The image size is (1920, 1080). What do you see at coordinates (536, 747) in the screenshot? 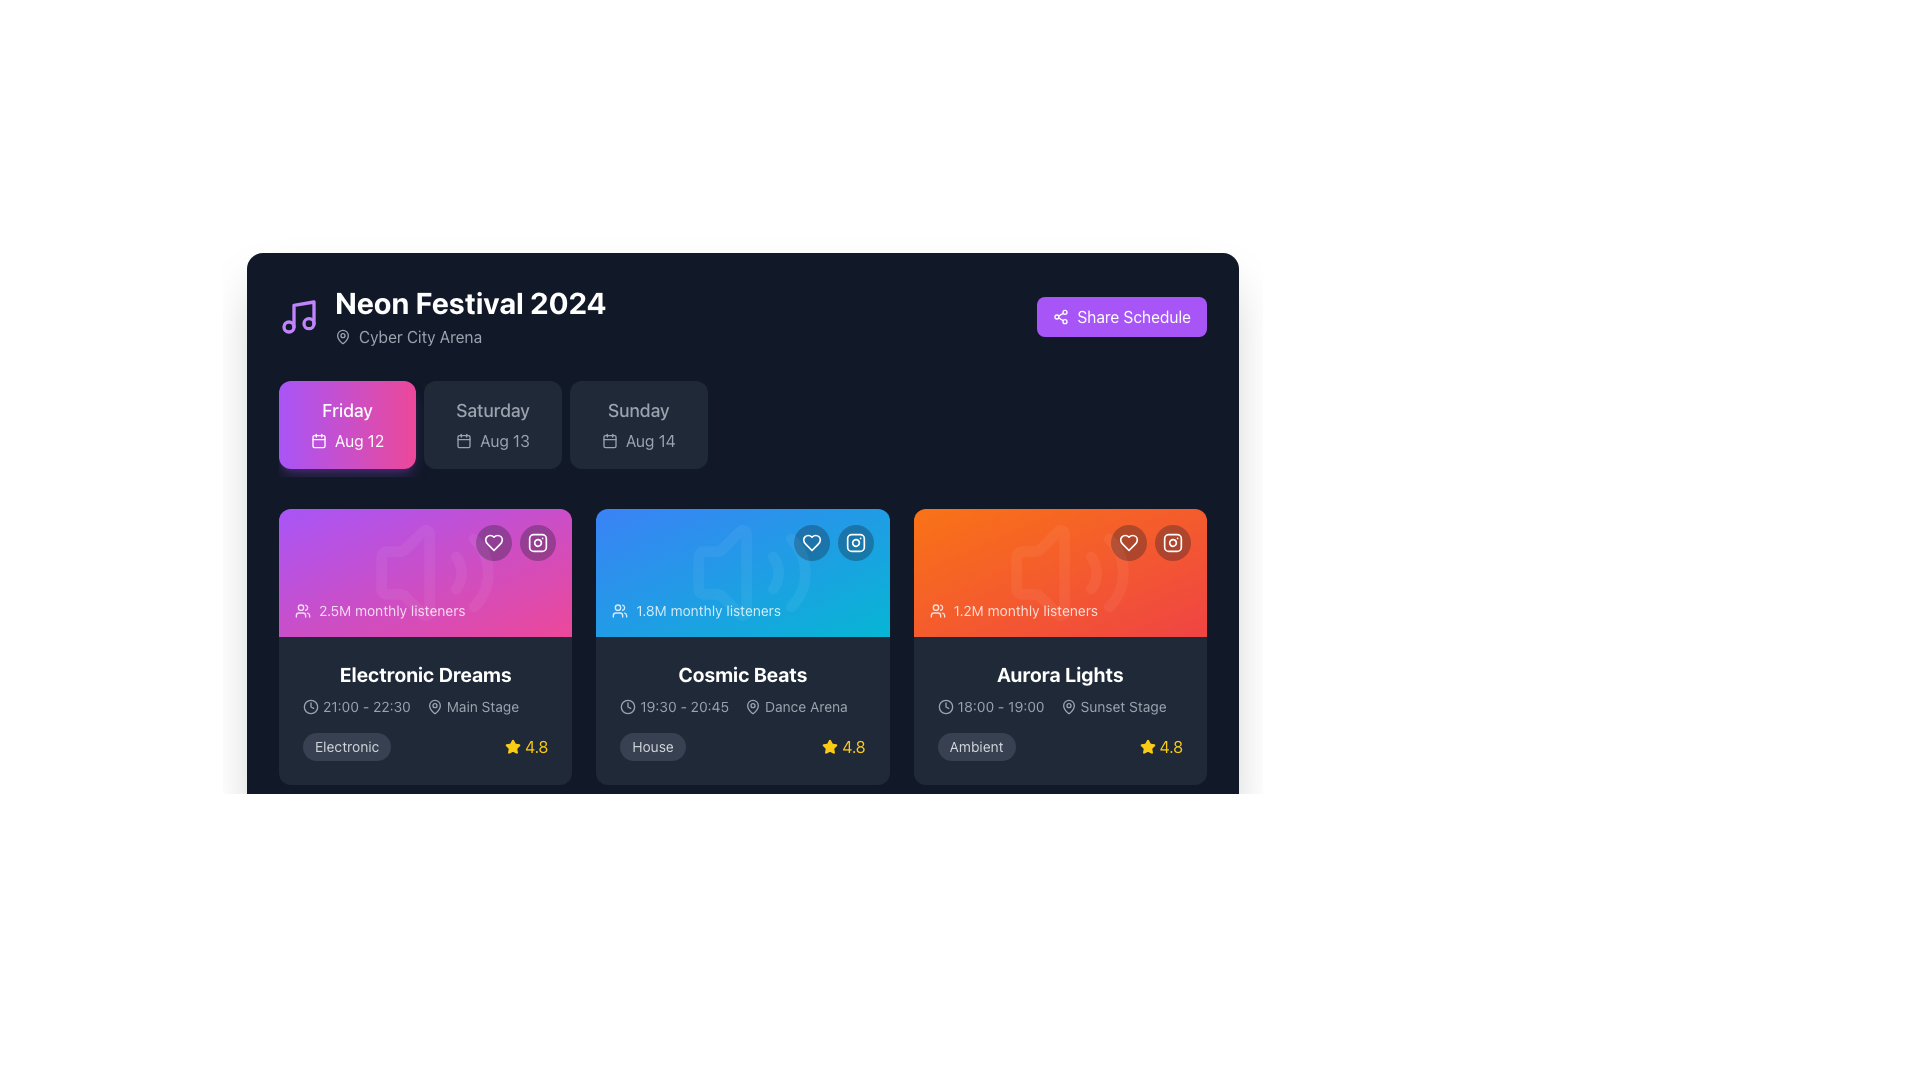
I see `the numerical rating value text label located below the 'Electronic Dreams' card, at the bottom-right next to the yellow star icon` at bounding box center [536, 747].